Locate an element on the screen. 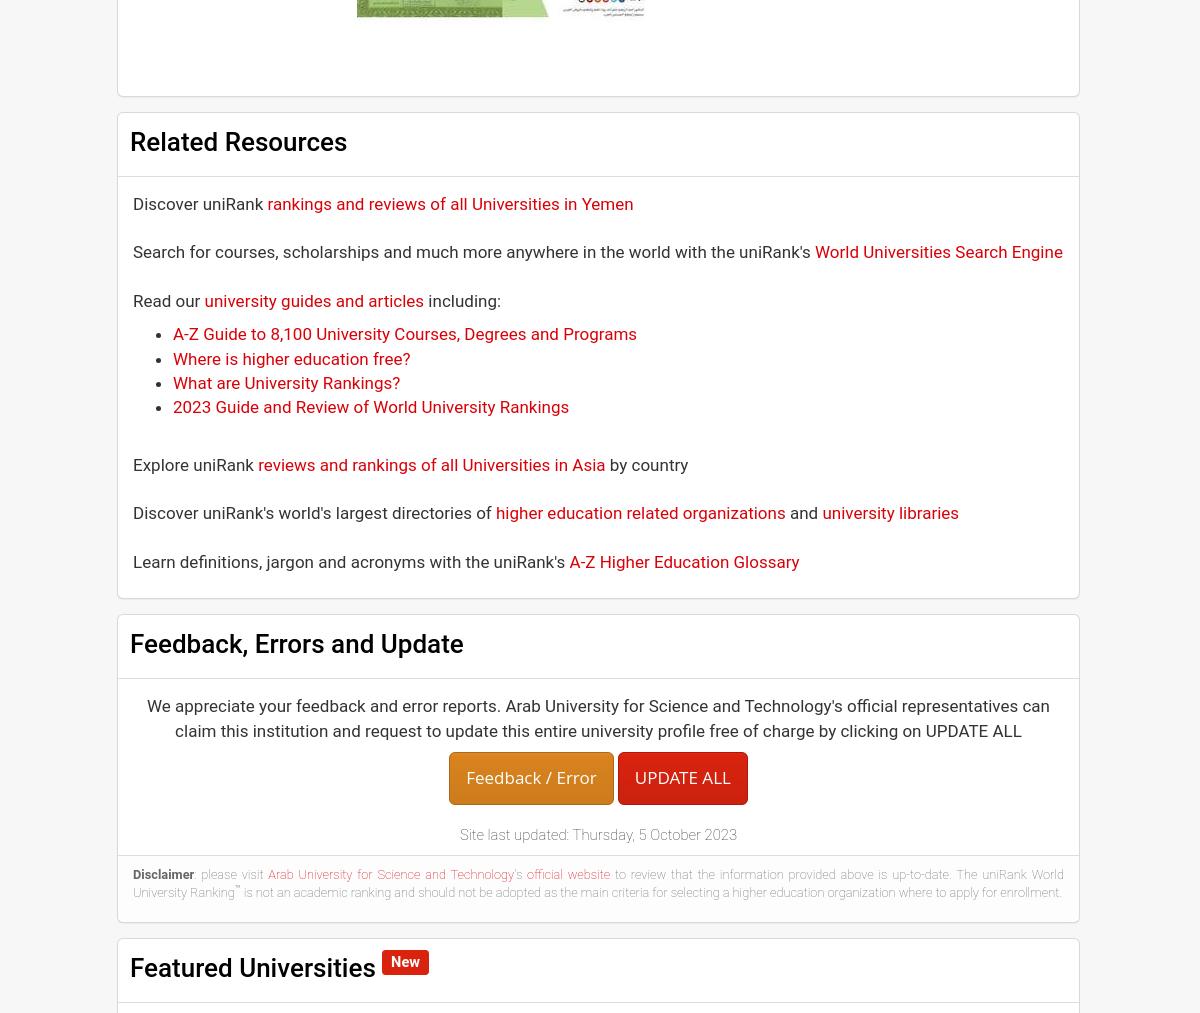  'World Universities Search Engine' is located at coordinates (814, 251).